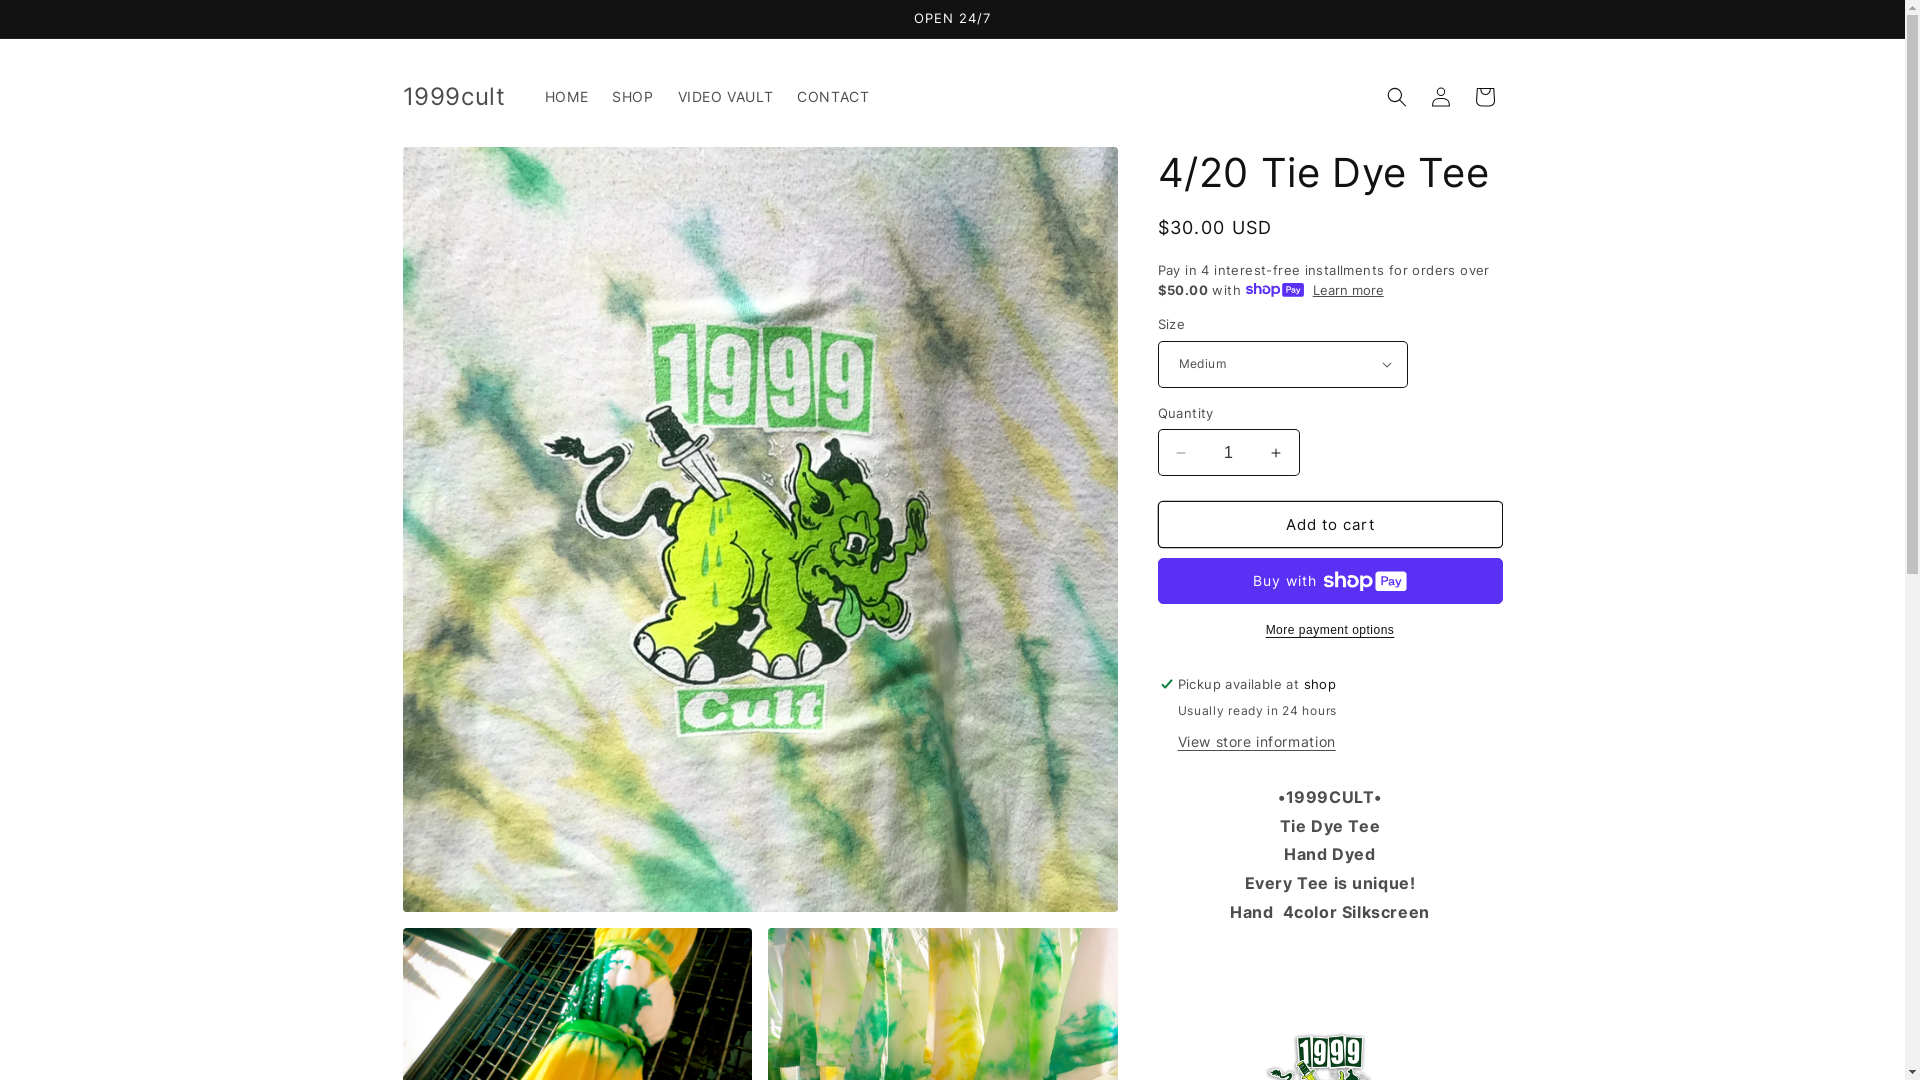  I want to click on '1999cult', so click(394, 97).